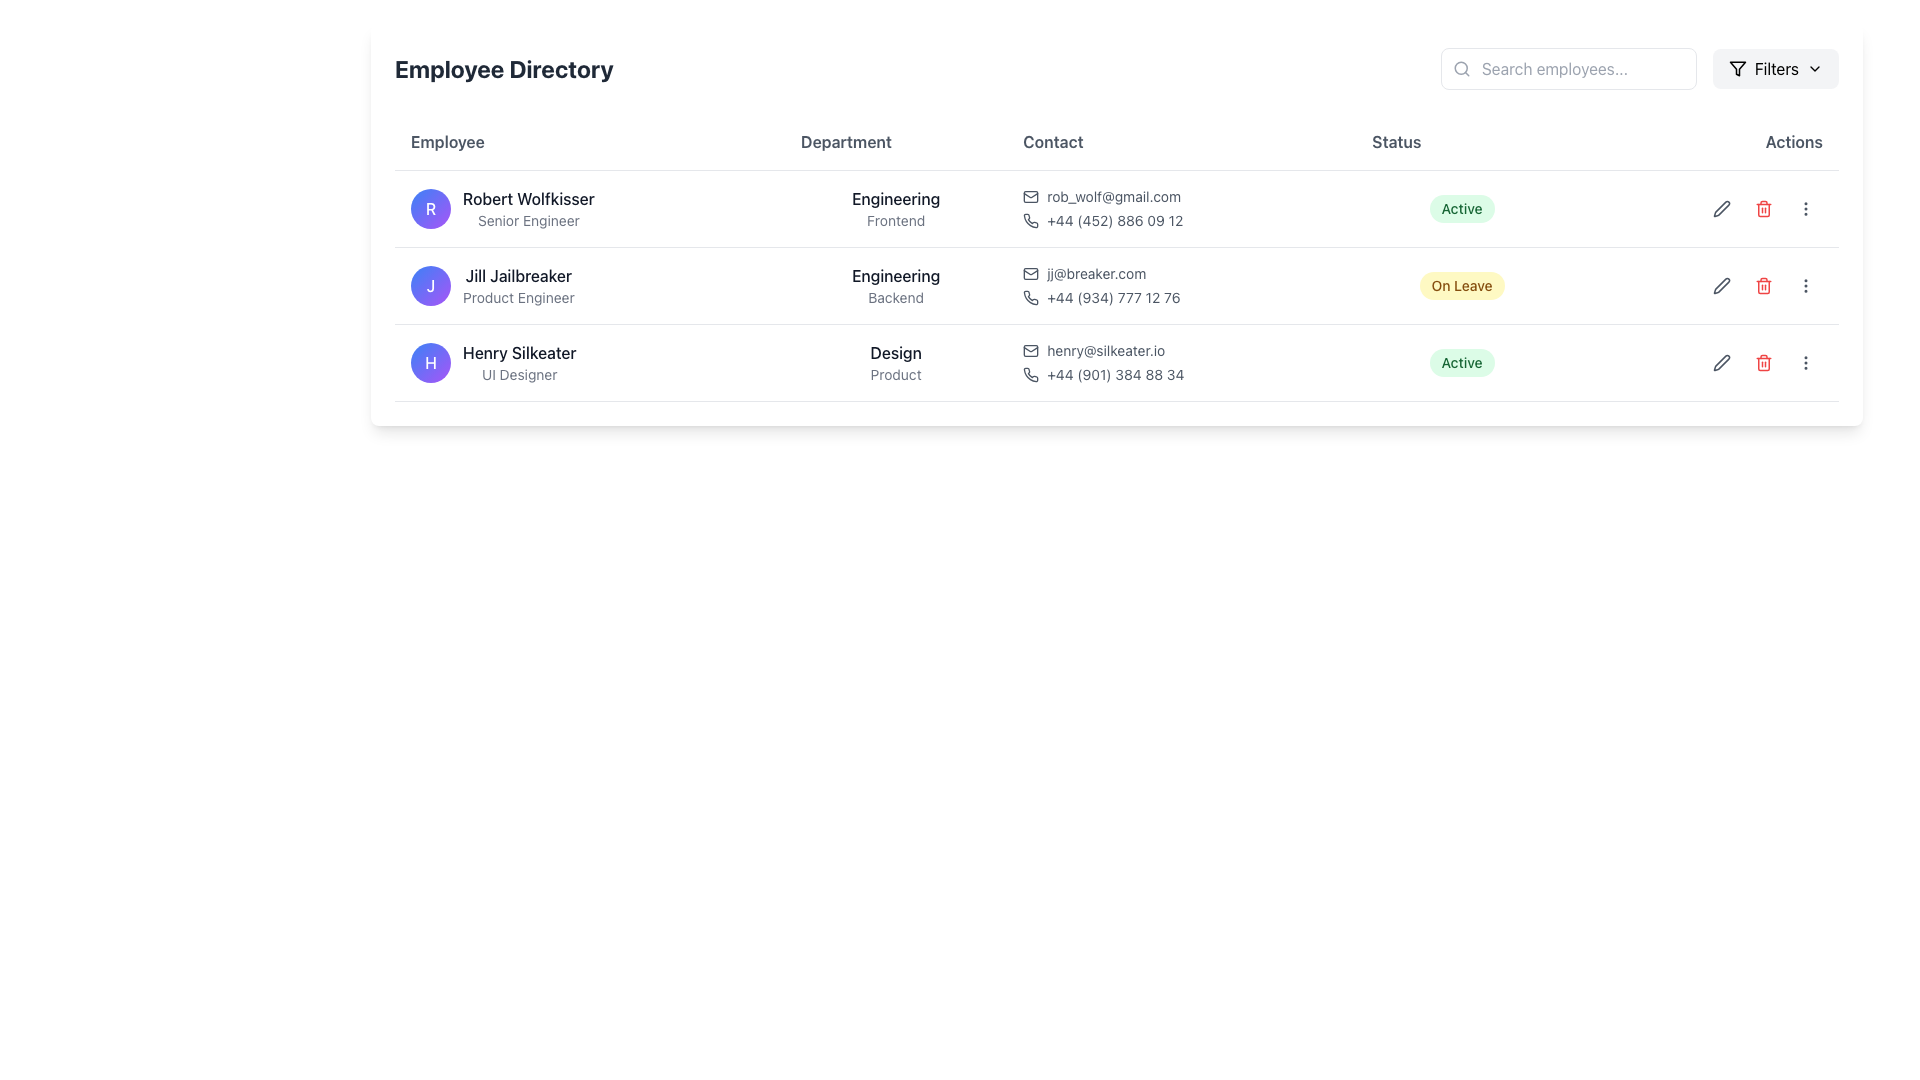 The height and width of the screenshot is (1080, 1920). I want to click on the 'Department' text label for the individual 'Robert Wolfkisser' located in the second row of the table, which indicates the individual's department with the subtext 'Frontend' below it, so click(895, 199).